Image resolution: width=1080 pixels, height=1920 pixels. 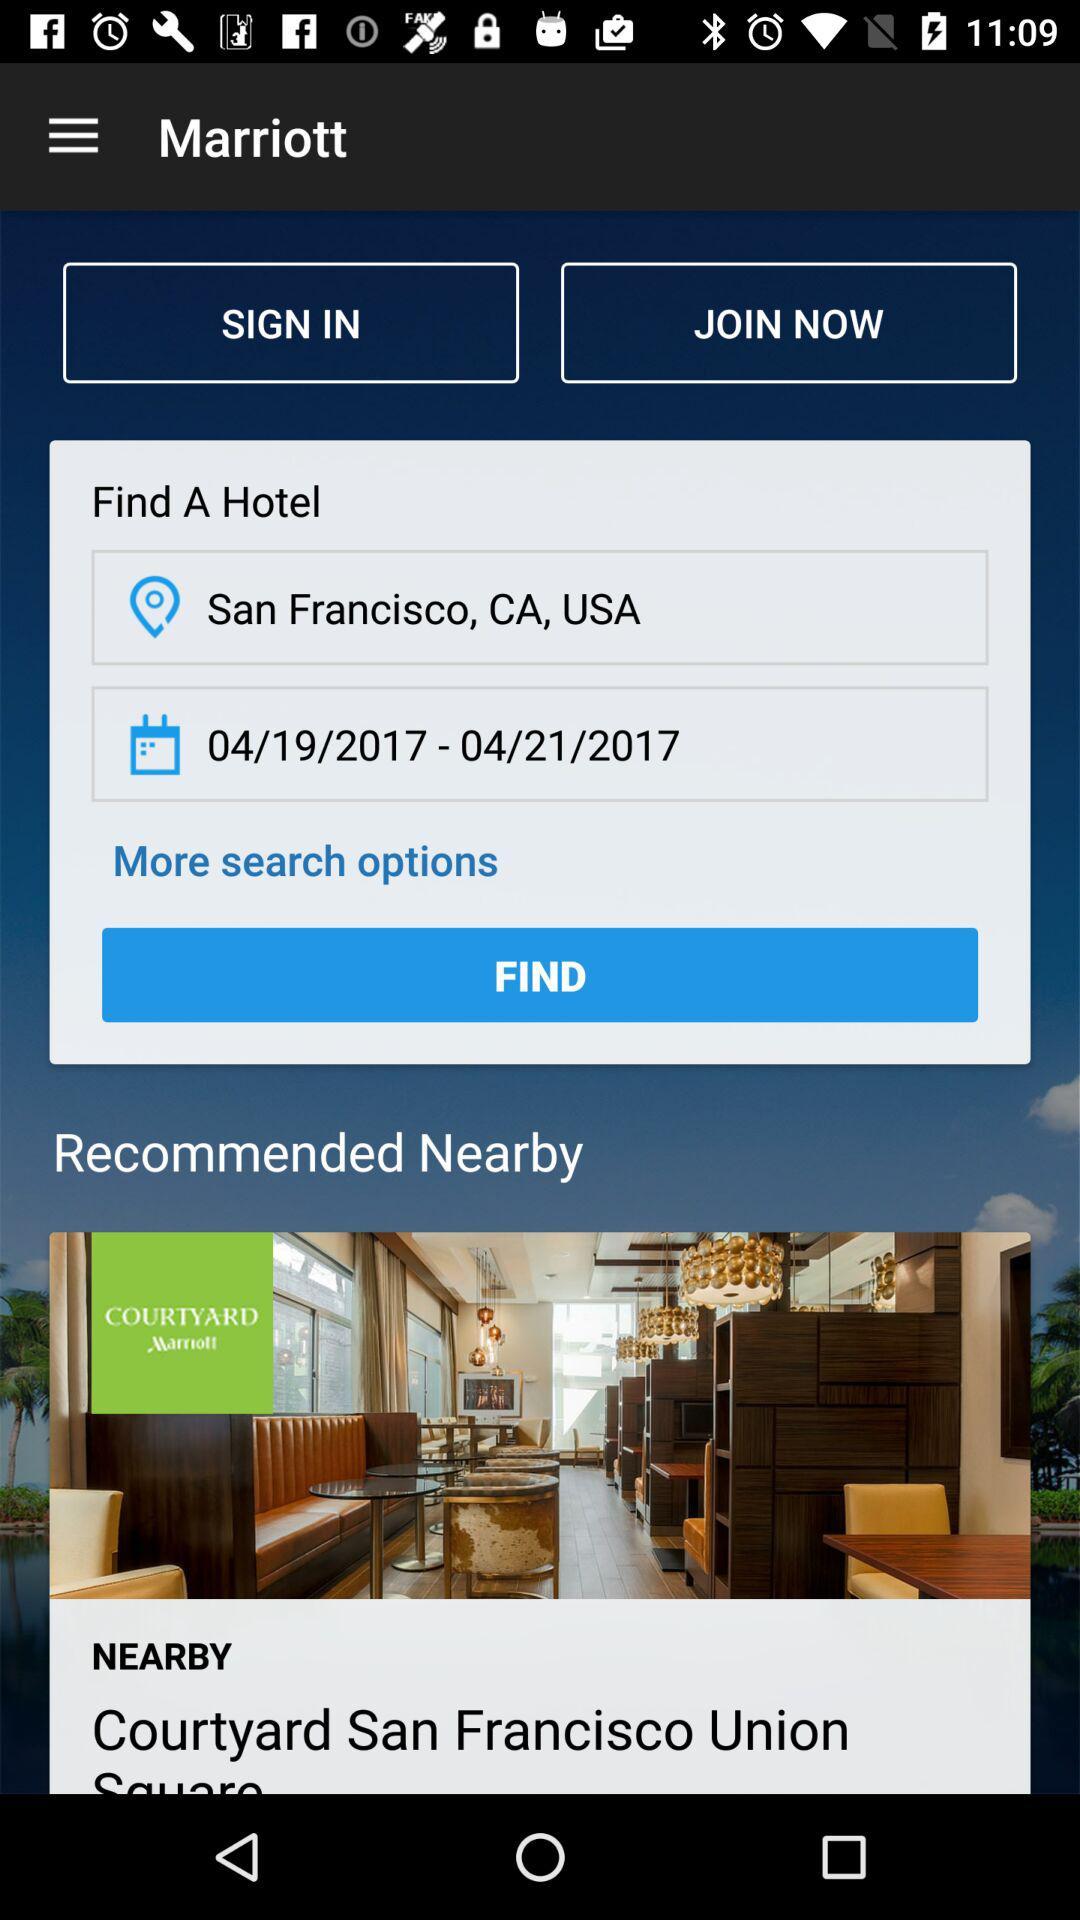 What do you see at coordinates (788, 322) in the screenshot?
I see `the icon above the find a hotel` at bounding box center [788, 322].